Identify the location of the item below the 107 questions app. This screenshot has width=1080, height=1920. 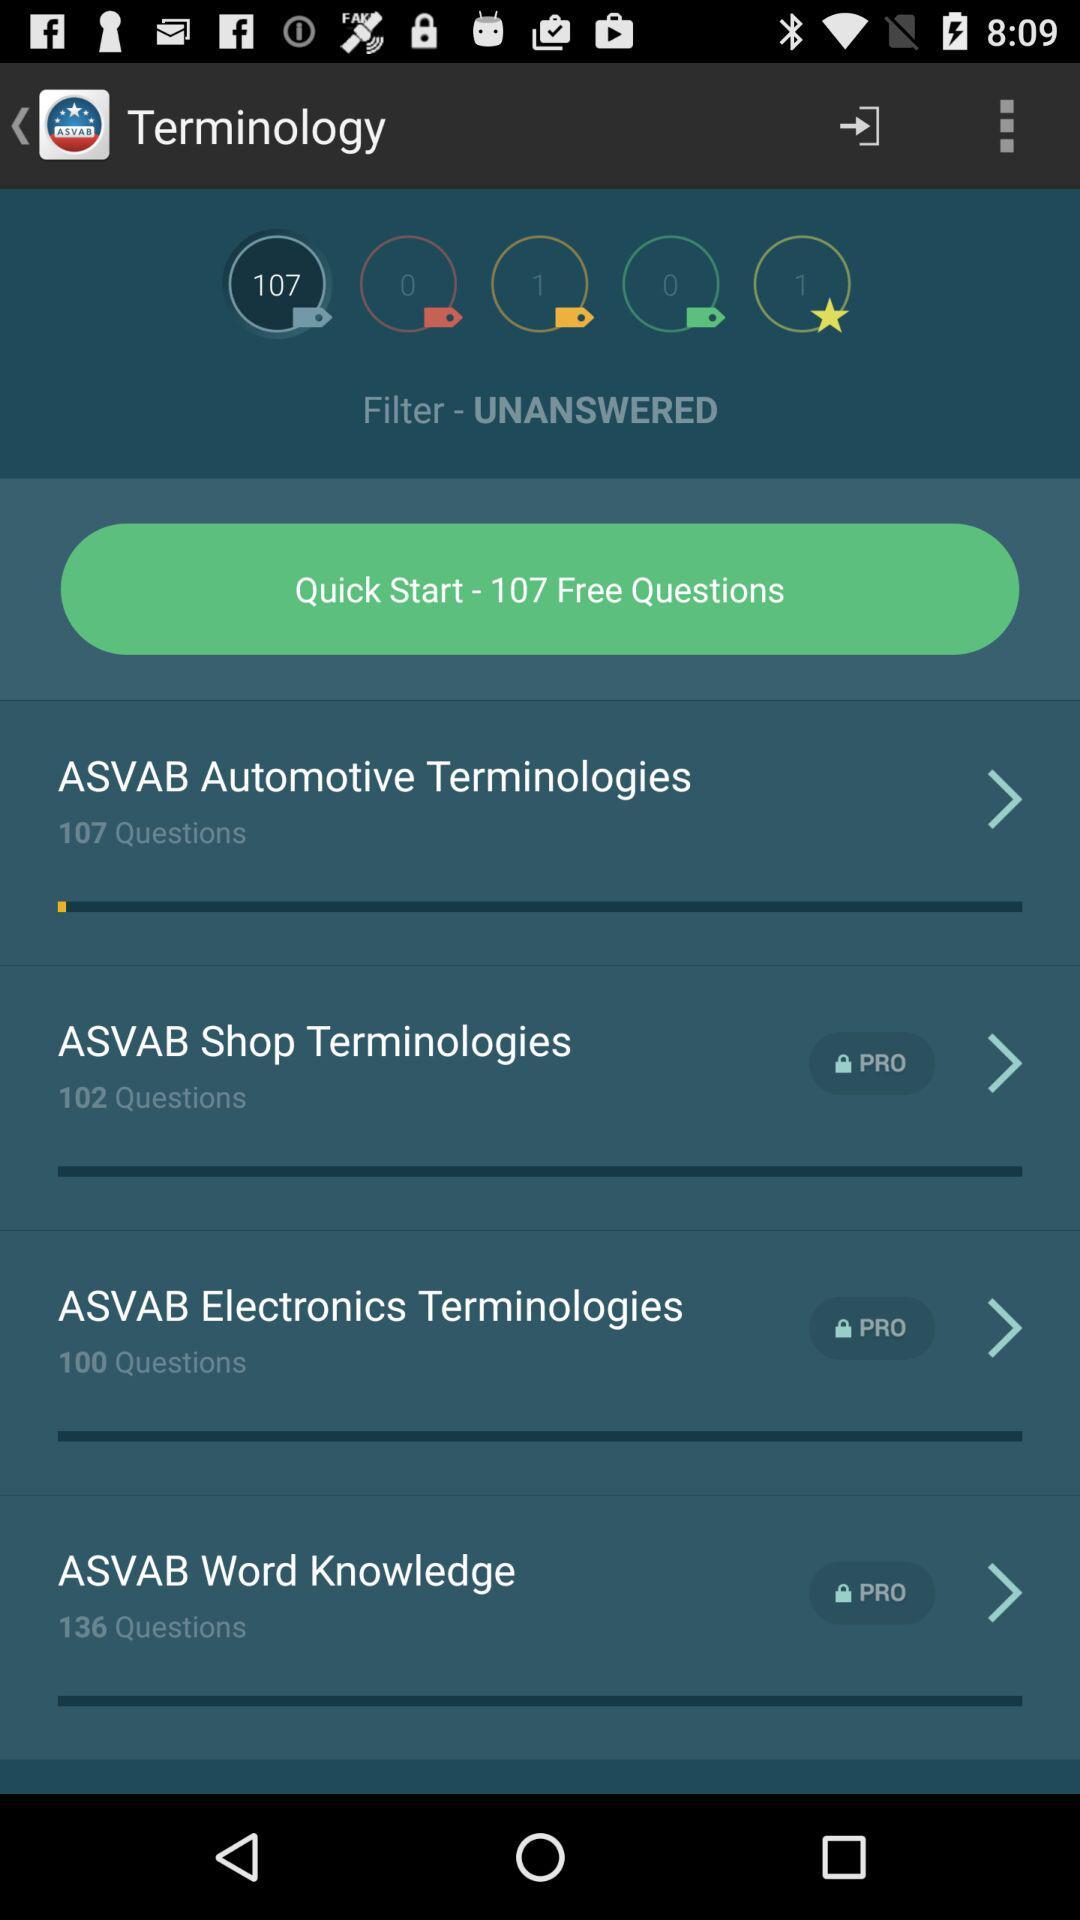
(60, 905).